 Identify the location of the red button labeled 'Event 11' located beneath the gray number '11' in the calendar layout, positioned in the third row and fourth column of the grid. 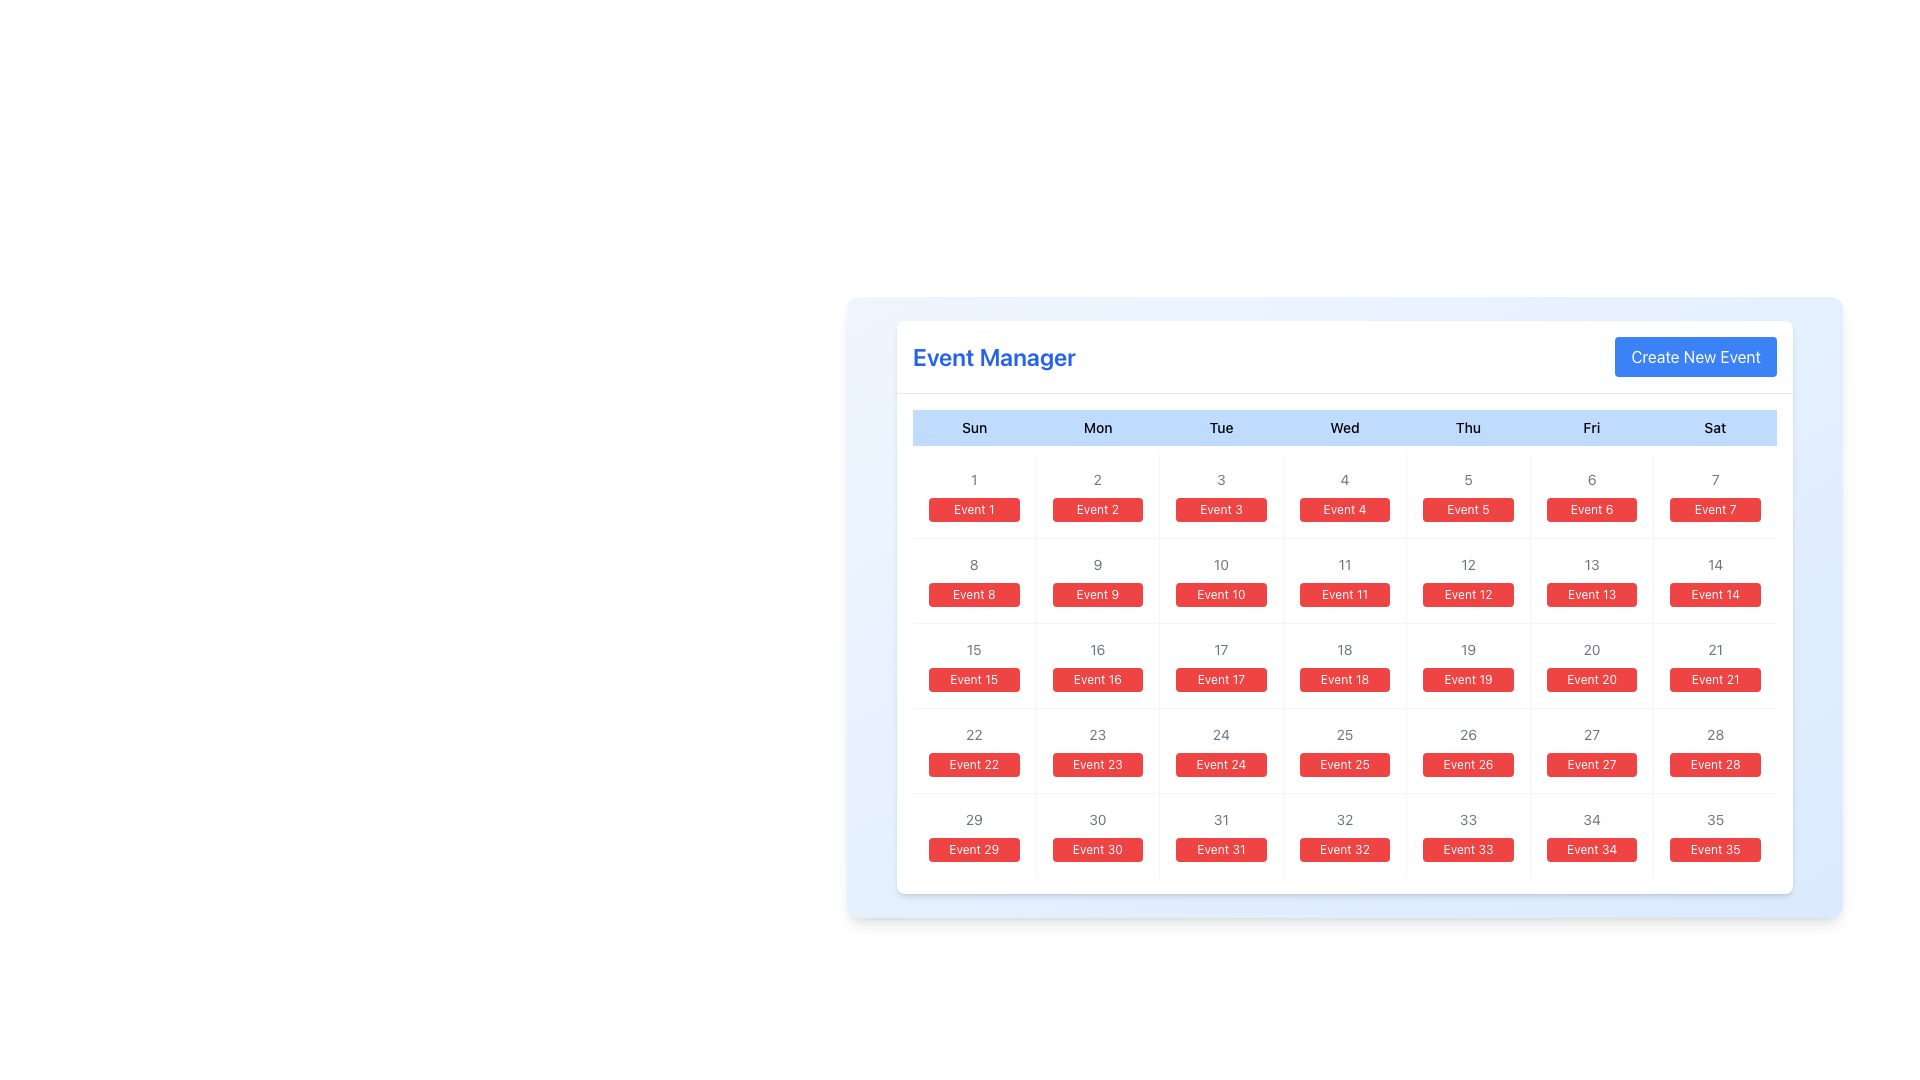
(1344, 581).